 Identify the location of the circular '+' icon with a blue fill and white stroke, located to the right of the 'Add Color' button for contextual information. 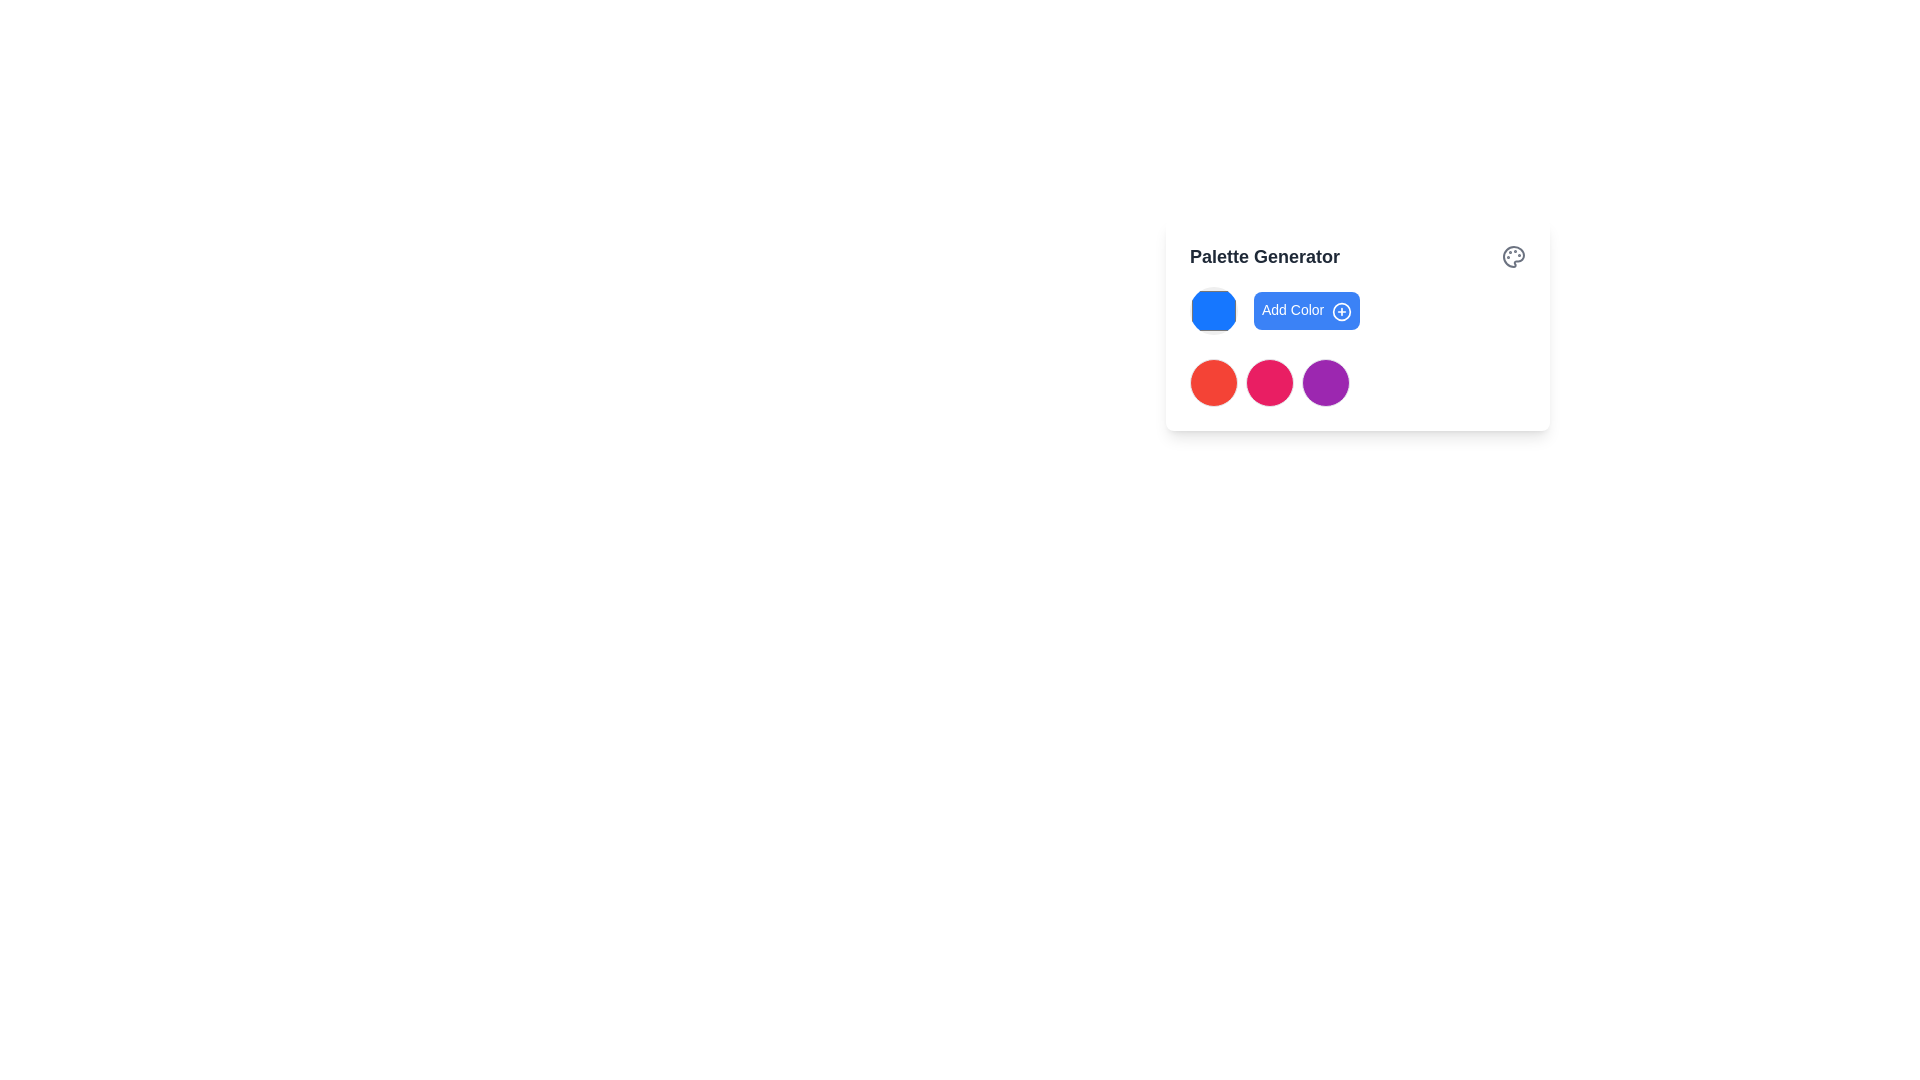
(1342, 311).